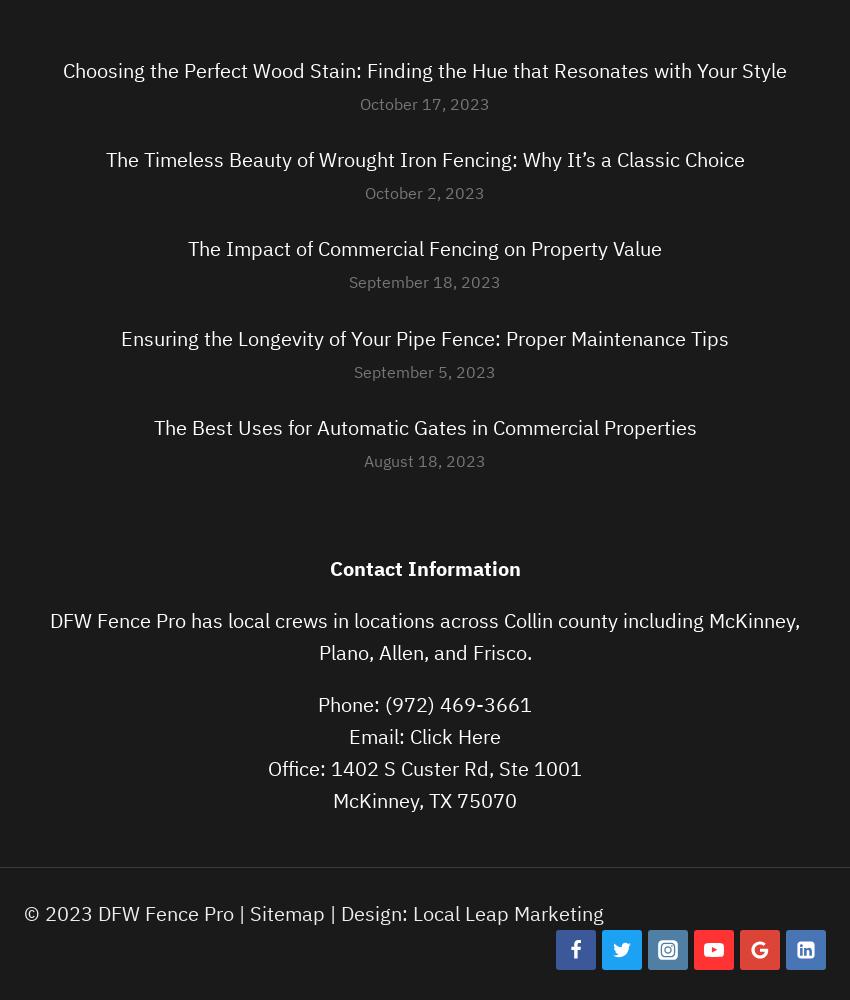 Image resolution: width=850 pixels, height=1000 pixels. Describe the element at coordinates (286, 913) in the screenshot. I see `'Sitemap'` at that location.